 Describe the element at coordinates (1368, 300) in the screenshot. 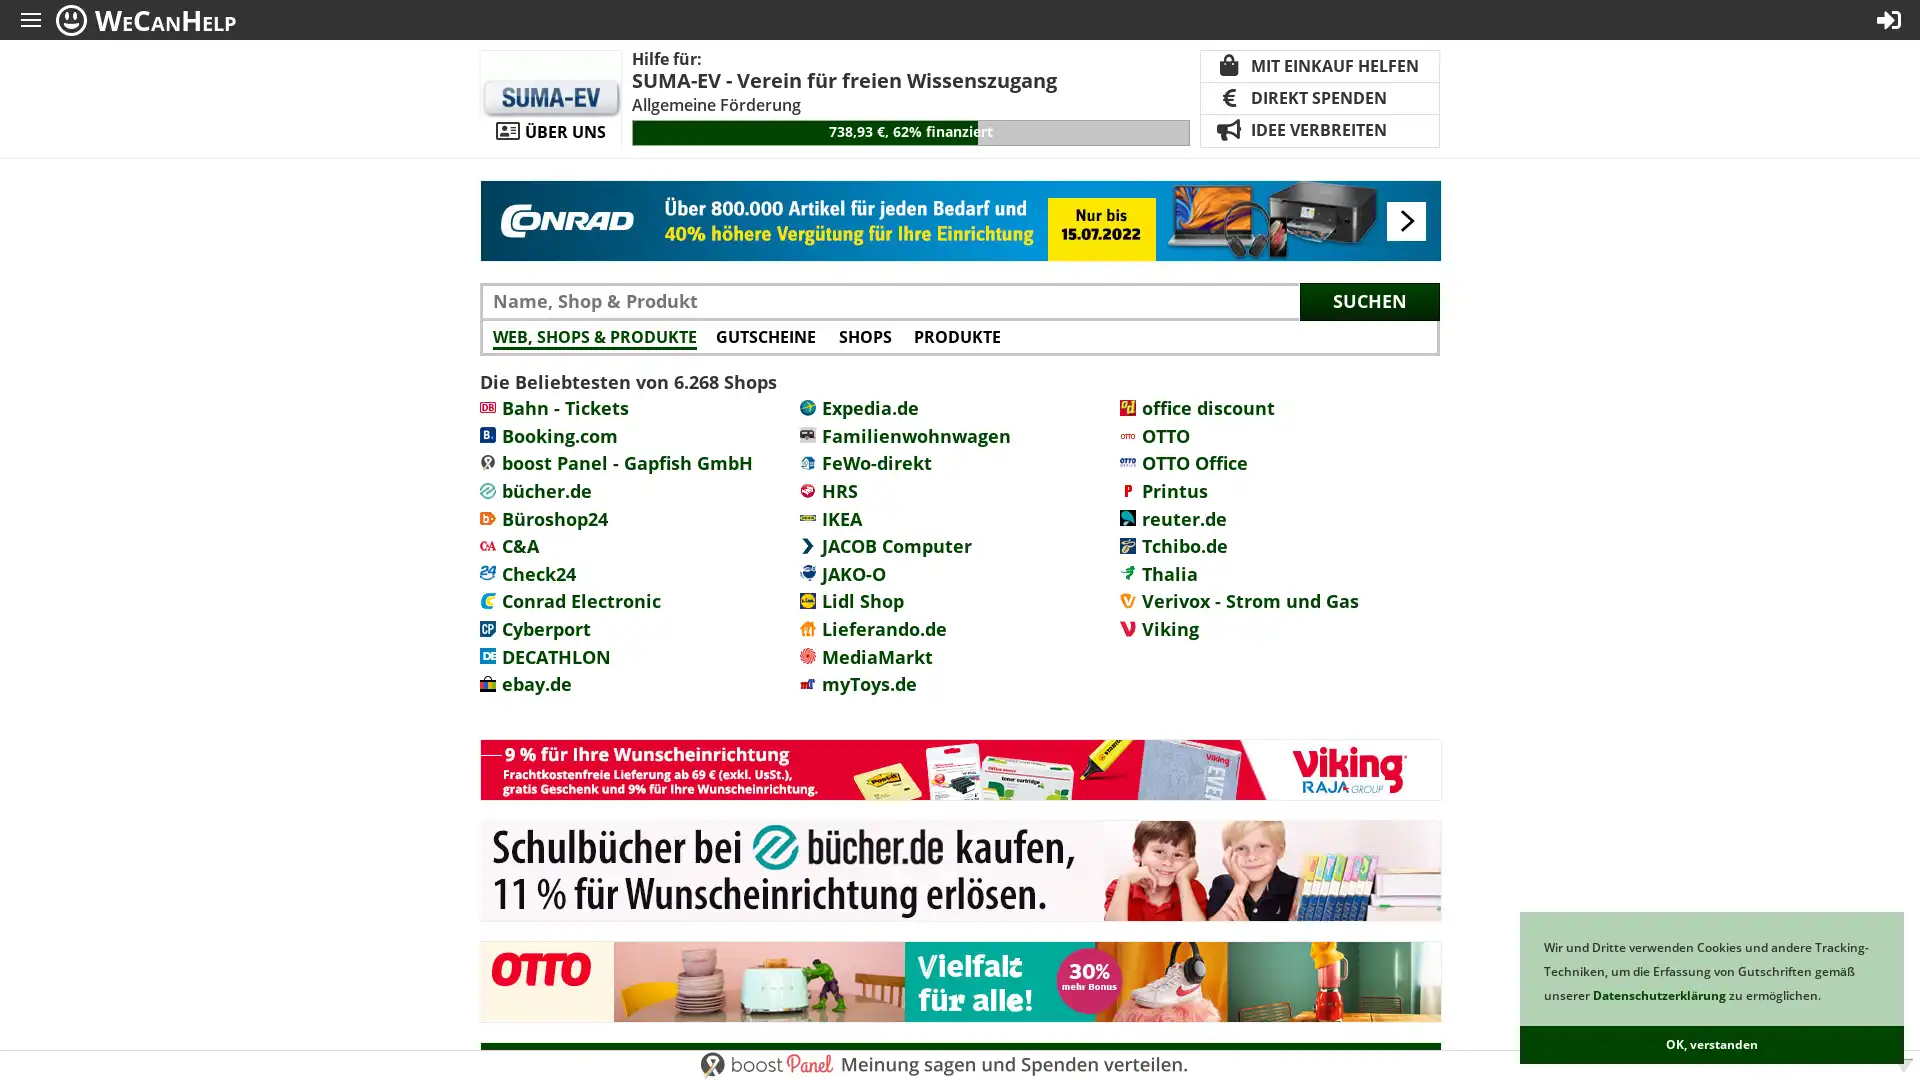

I see `Suchen` at that location.